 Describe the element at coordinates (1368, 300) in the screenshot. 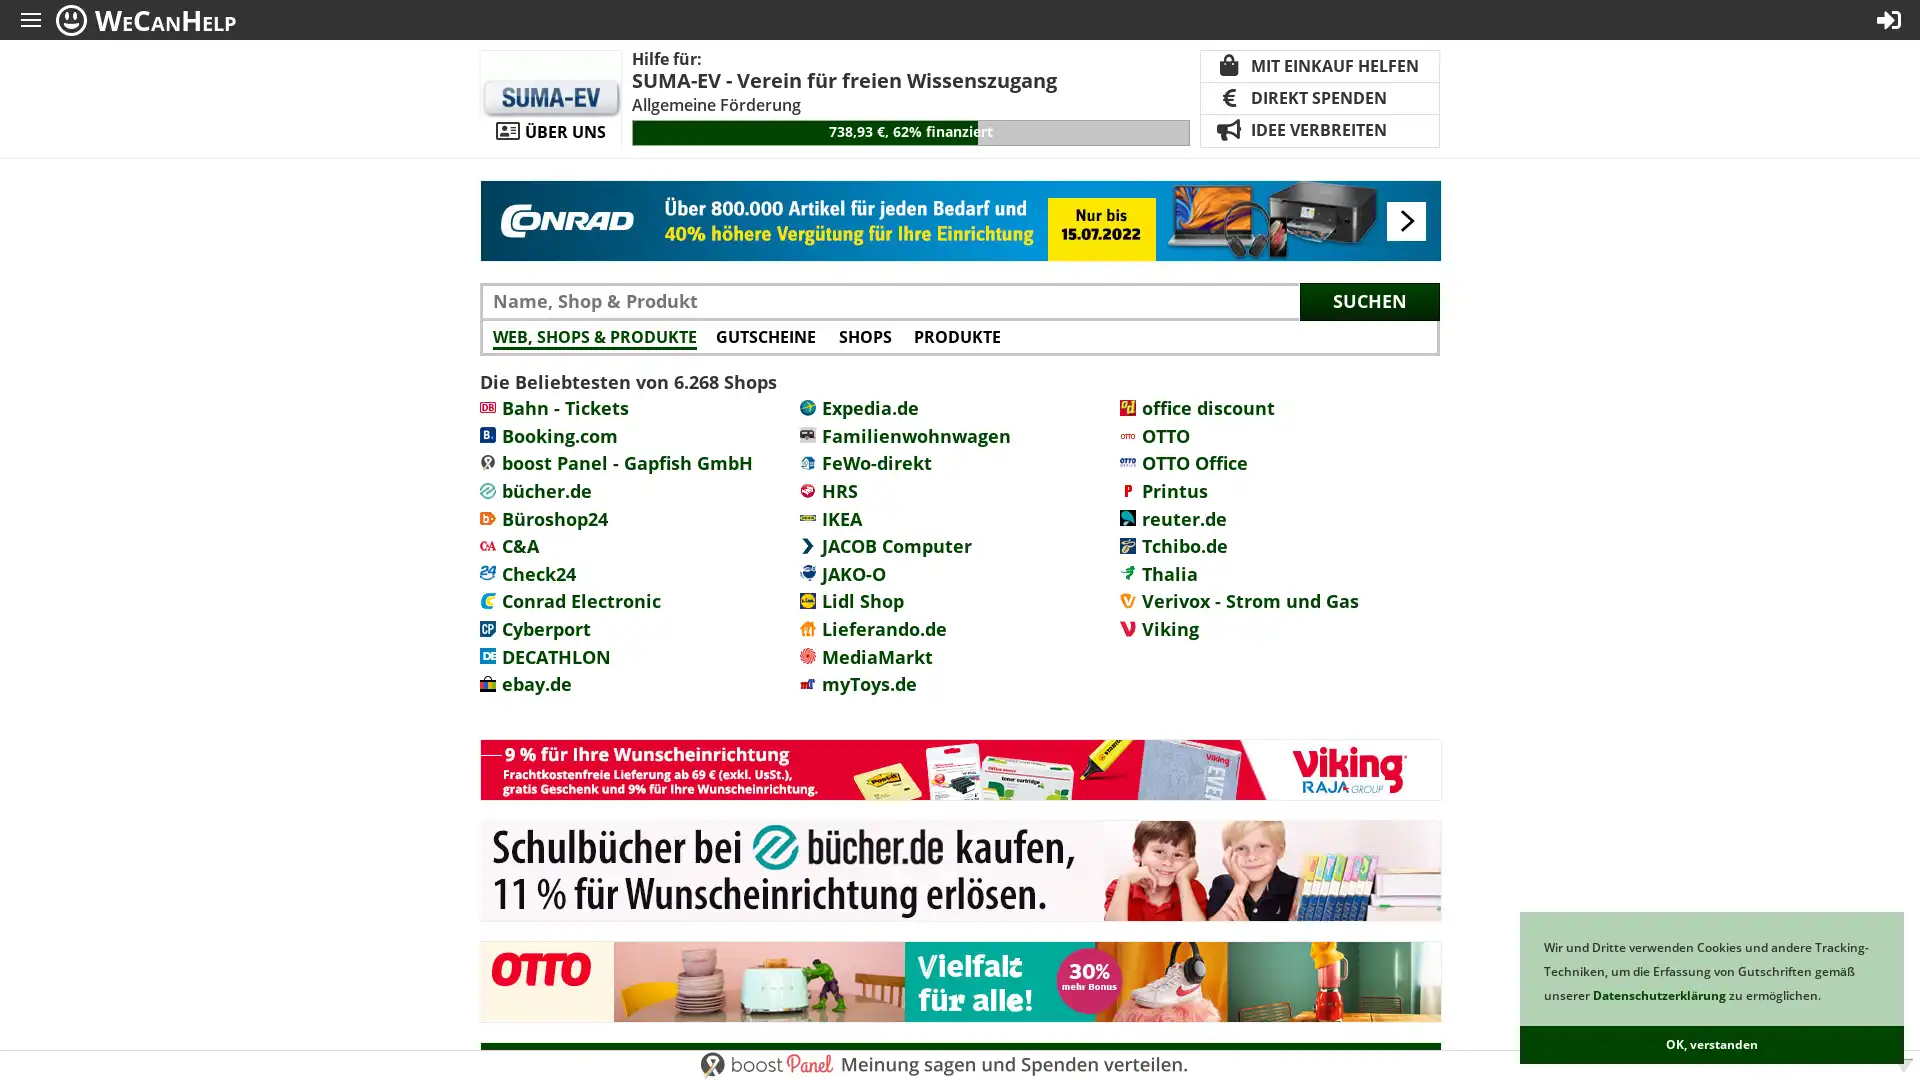

I see `Suchen` at that location.